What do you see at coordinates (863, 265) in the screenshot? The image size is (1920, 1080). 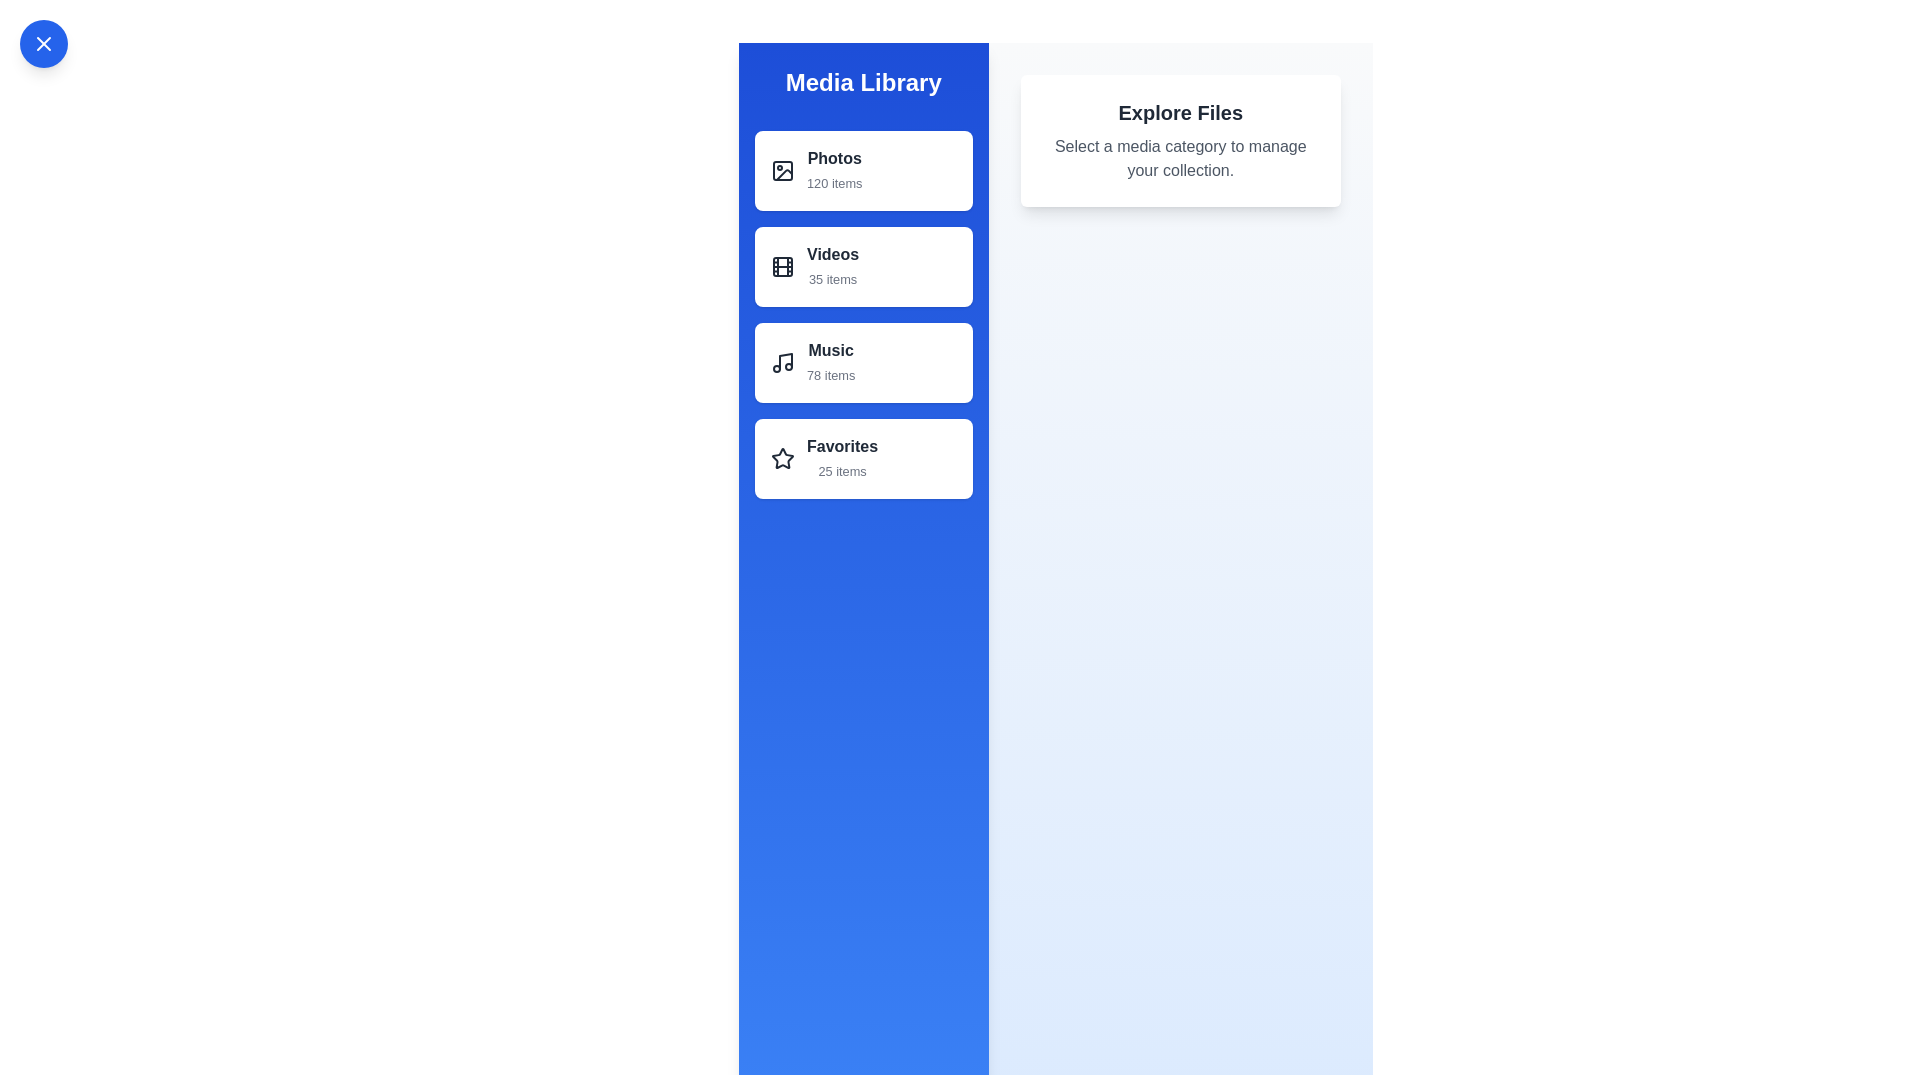 I see `the list item Videos to observe its hover state` at bounding box center [863, 265].